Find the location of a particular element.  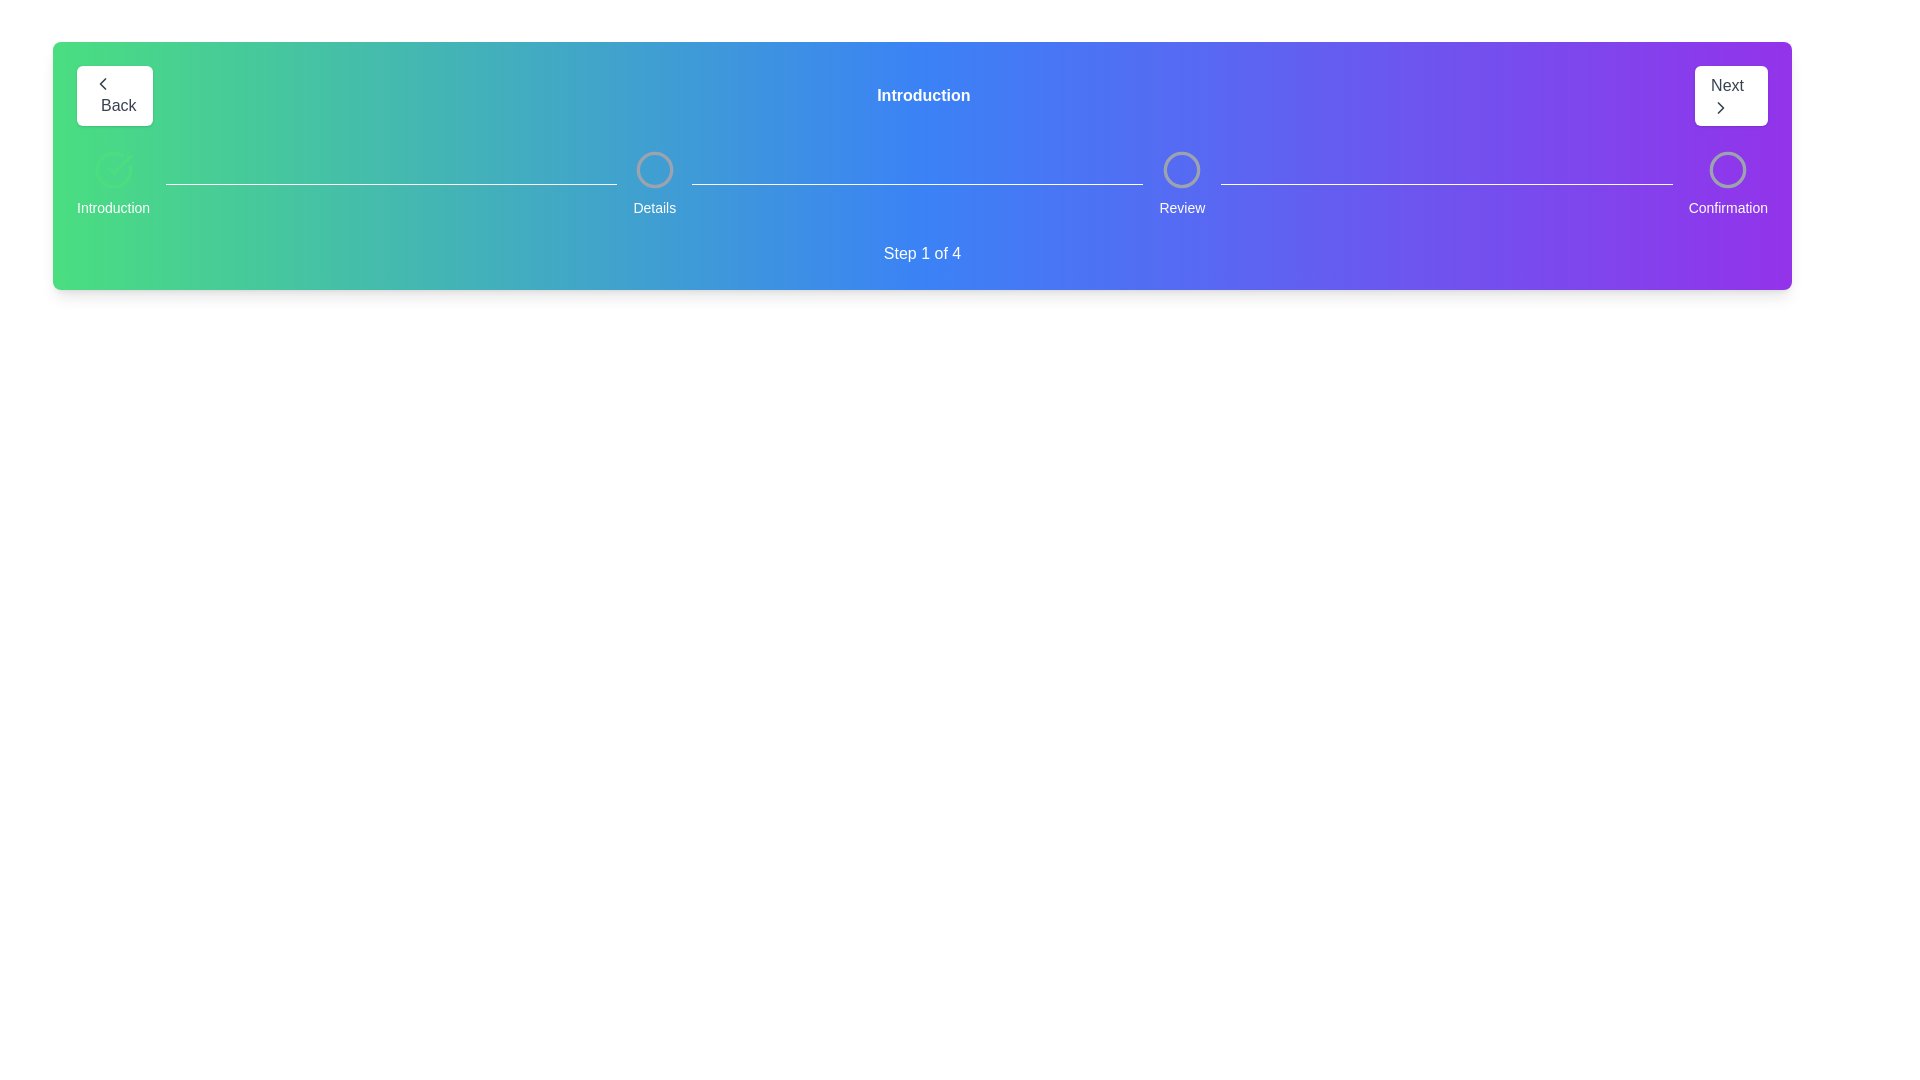

the static text label displaying the word 'Introduction' in bold white font, which is visually centered in a colorful horizontal bar transitioning from green to purple is located at coordinates (922, 96).